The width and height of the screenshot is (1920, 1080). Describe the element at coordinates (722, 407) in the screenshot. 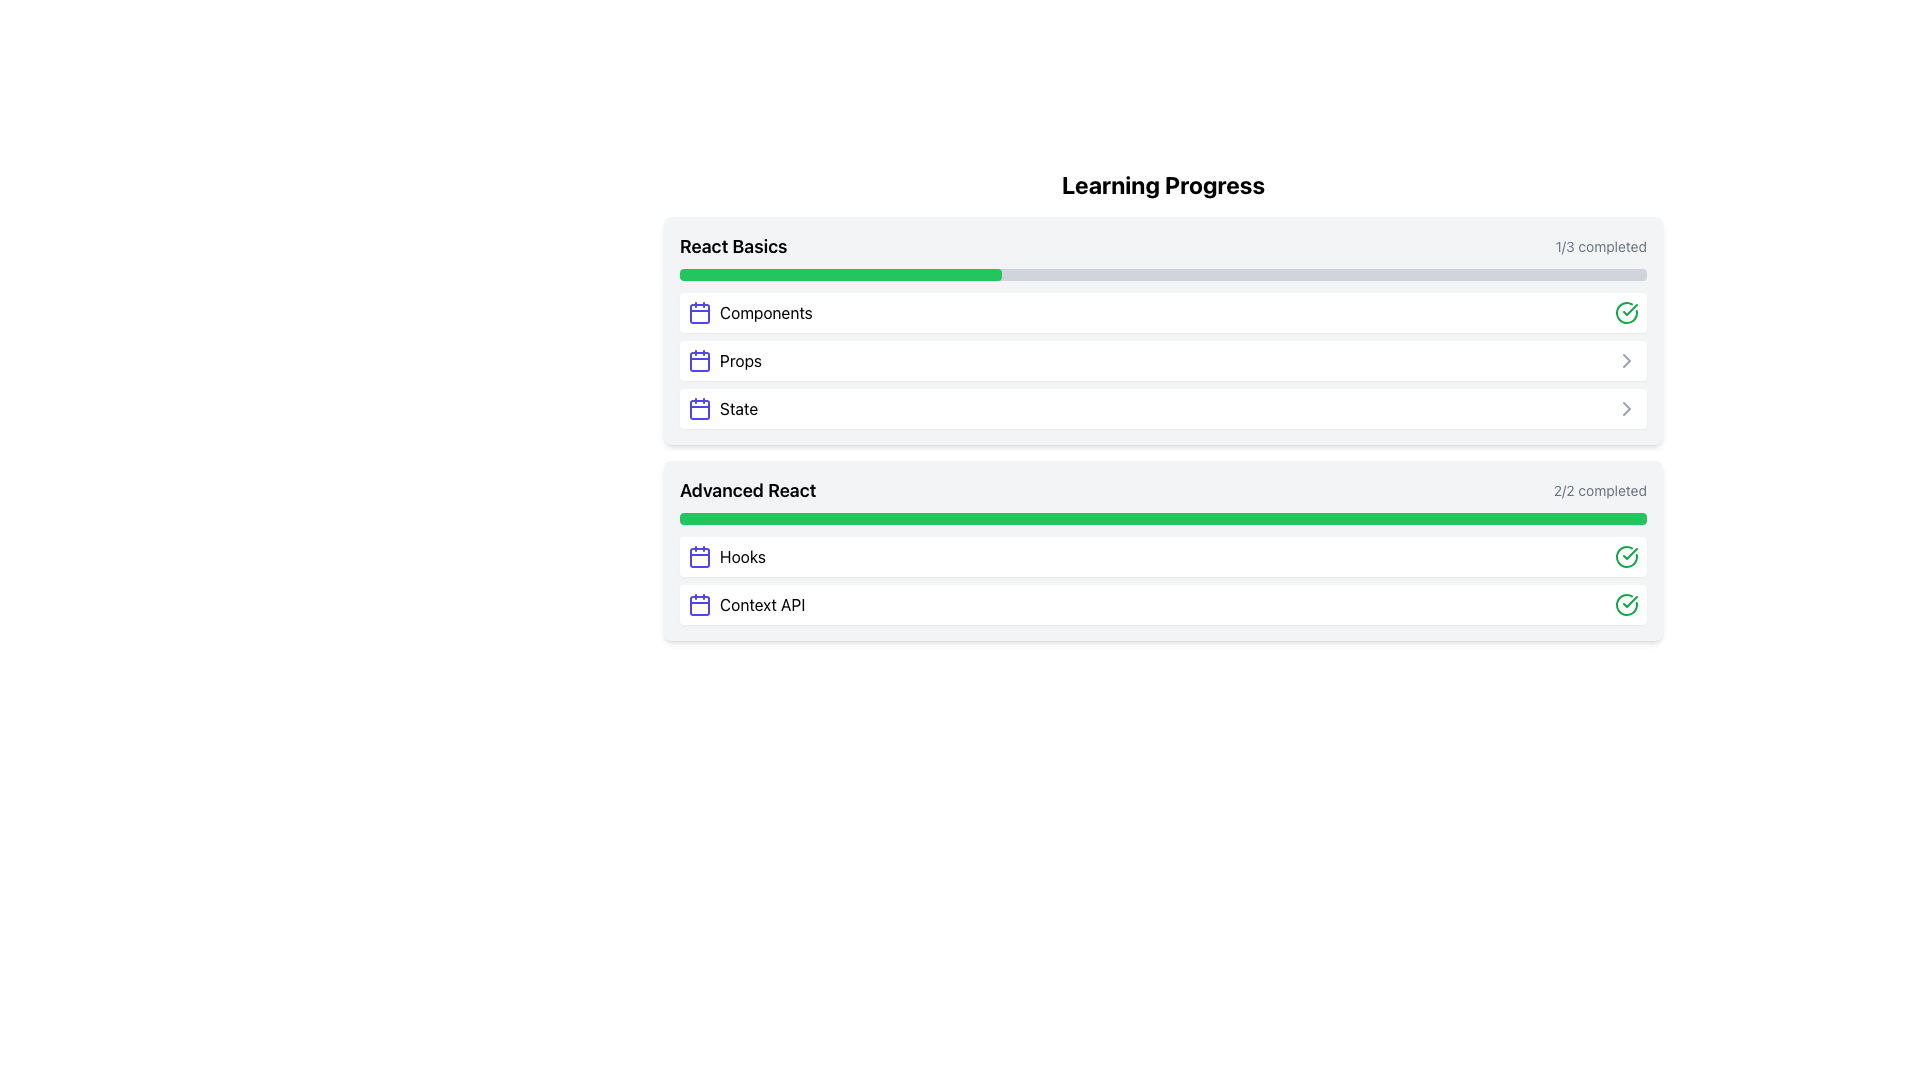

I see `the calendar icon and text label for 'State' in the third row of the 'React Basics' section` at that location.